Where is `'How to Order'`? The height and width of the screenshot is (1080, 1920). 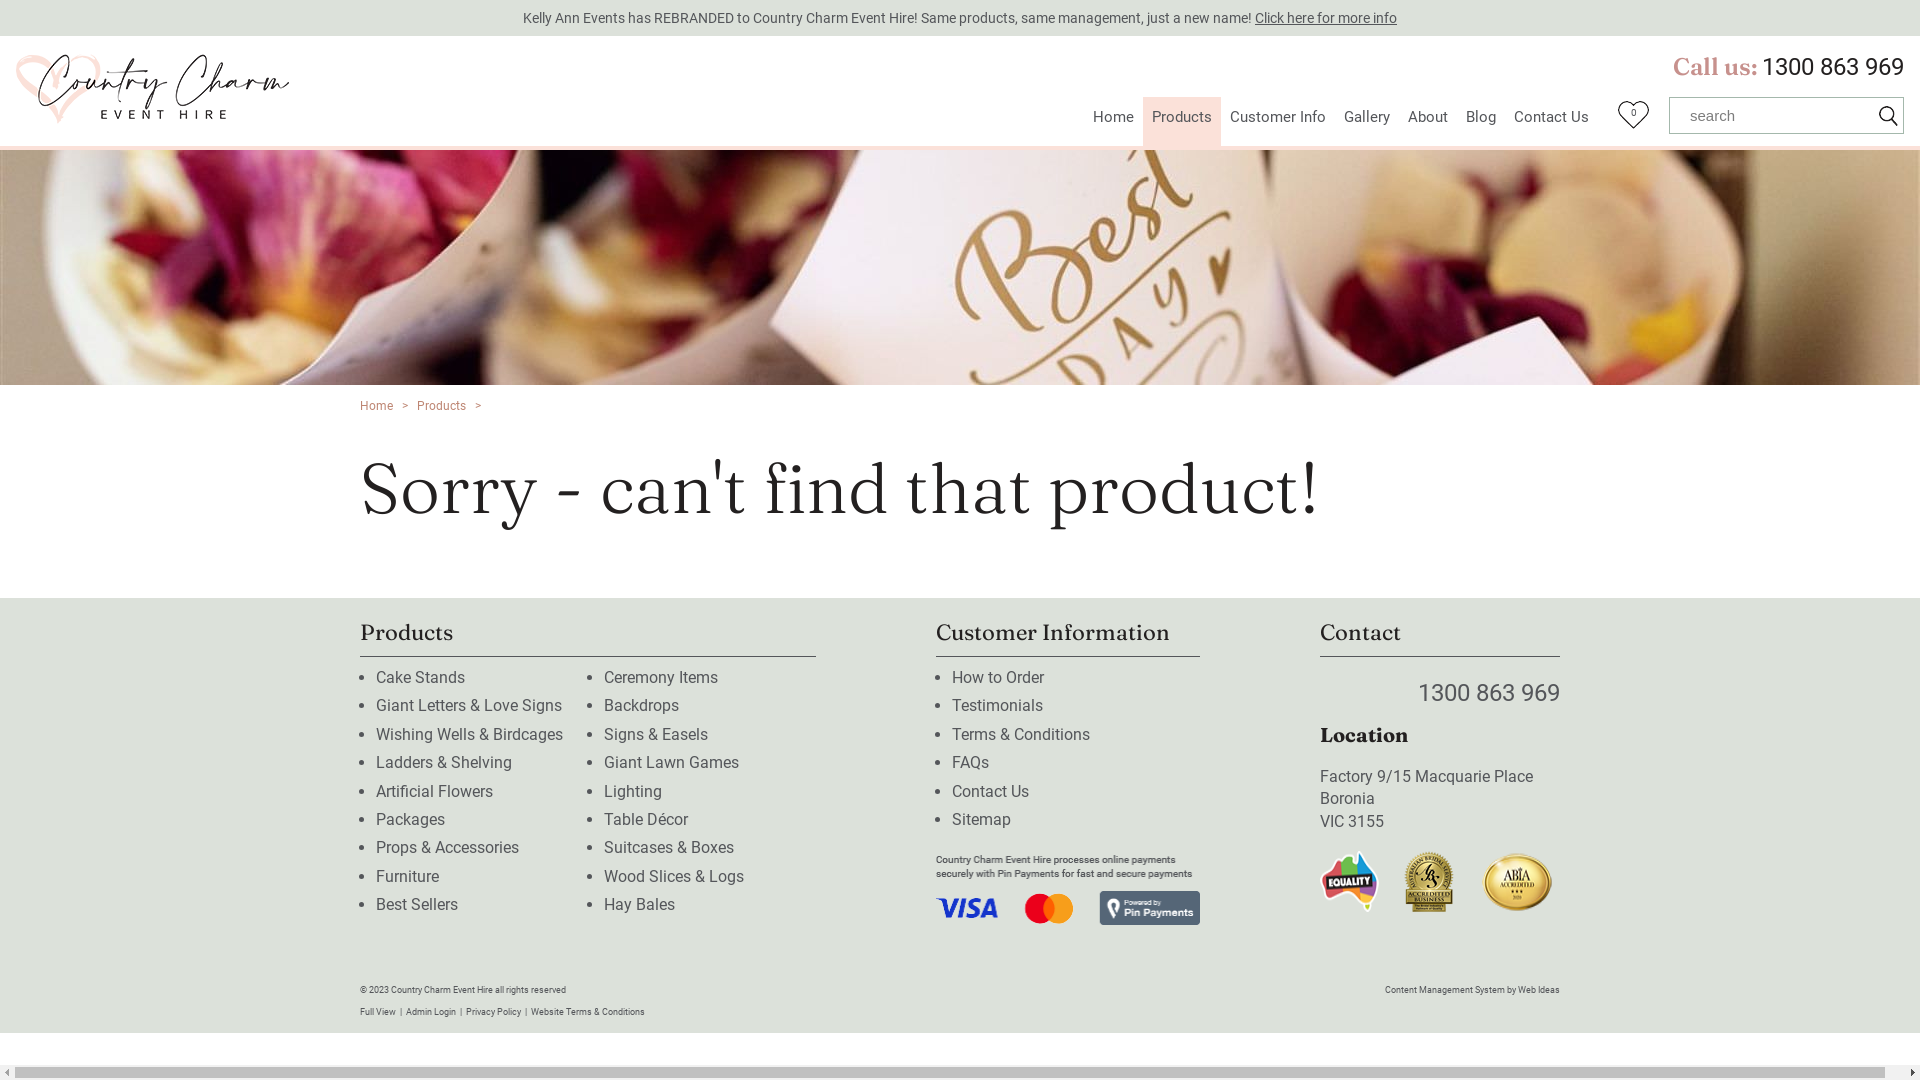 'How to Order' is located at coordinates (950, 676).